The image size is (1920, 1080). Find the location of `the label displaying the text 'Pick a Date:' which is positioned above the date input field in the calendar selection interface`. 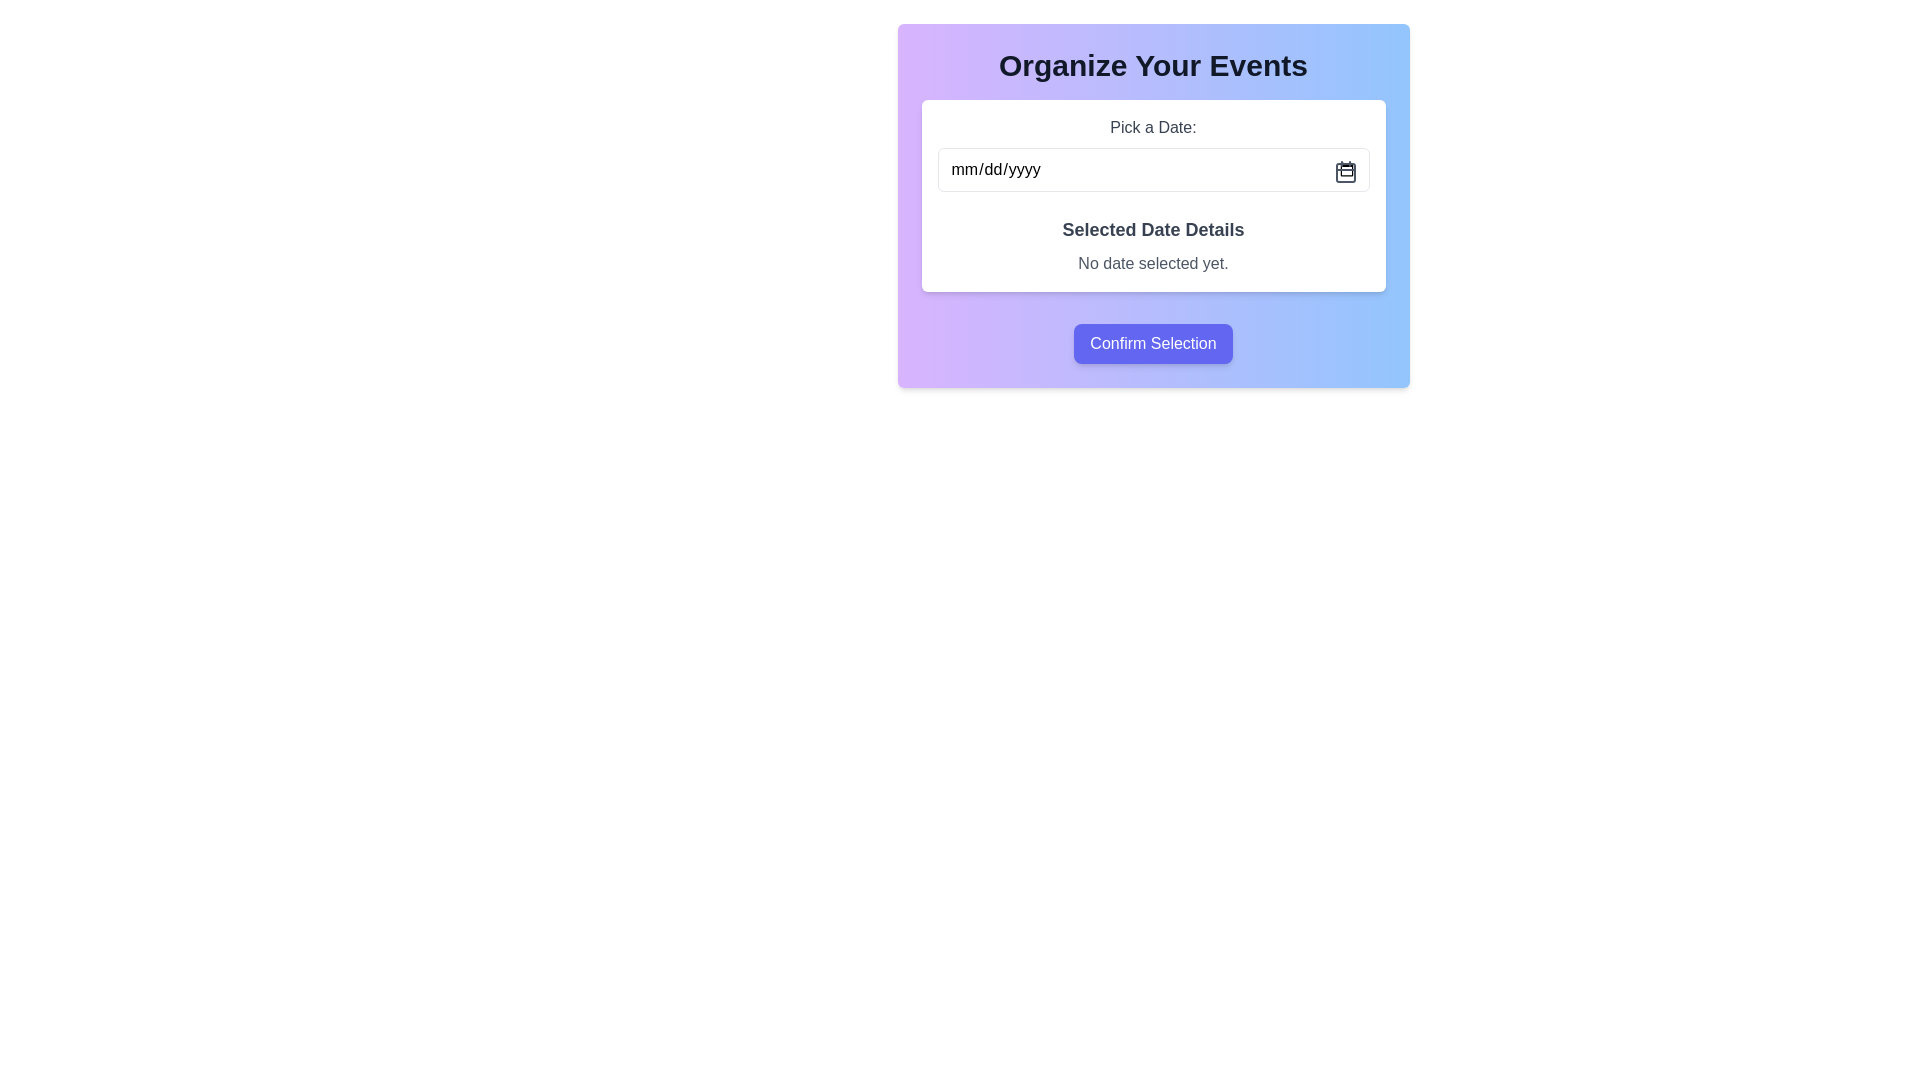

the label displaying the text 'Pick a Date:' which is positioned above the date input field in the calendar selection interface is located at coordinates (1153, 127).